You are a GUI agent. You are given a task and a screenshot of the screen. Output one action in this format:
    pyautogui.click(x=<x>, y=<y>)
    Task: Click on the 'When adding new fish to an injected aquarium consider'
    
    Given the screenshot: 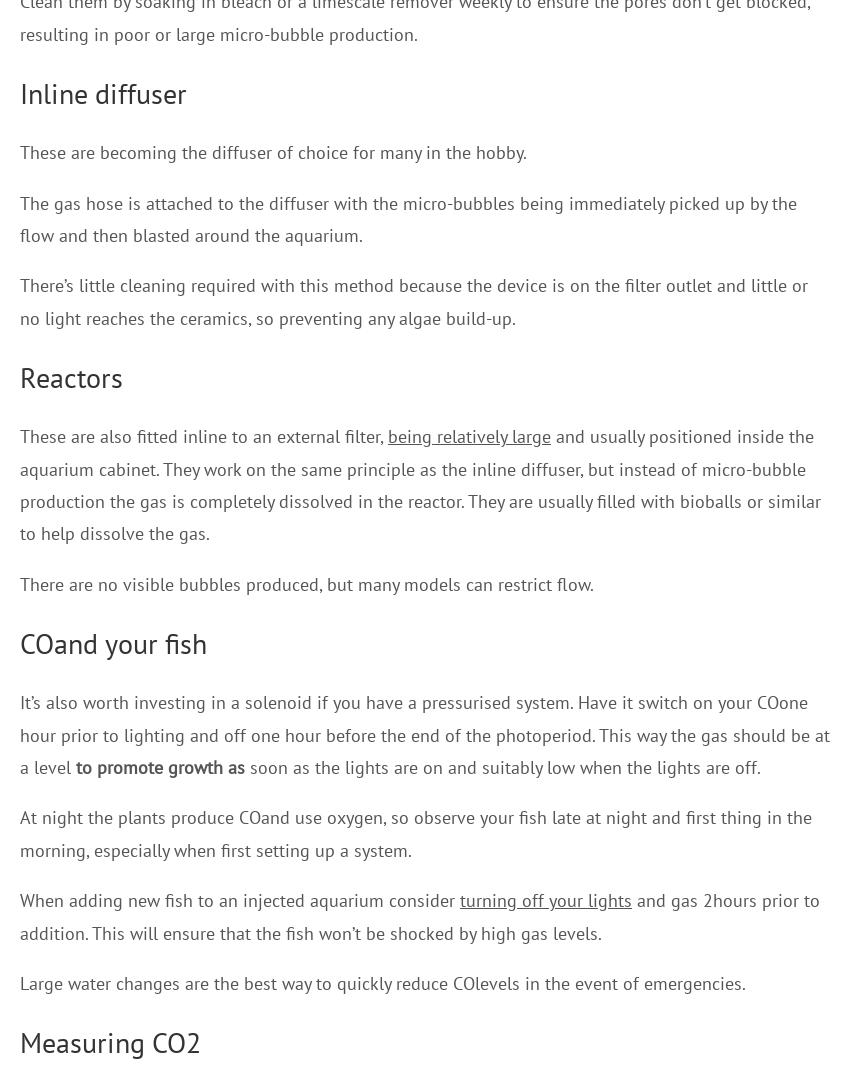 What is the action you would take?
    pyautogui.click(x=18, y=900)
    